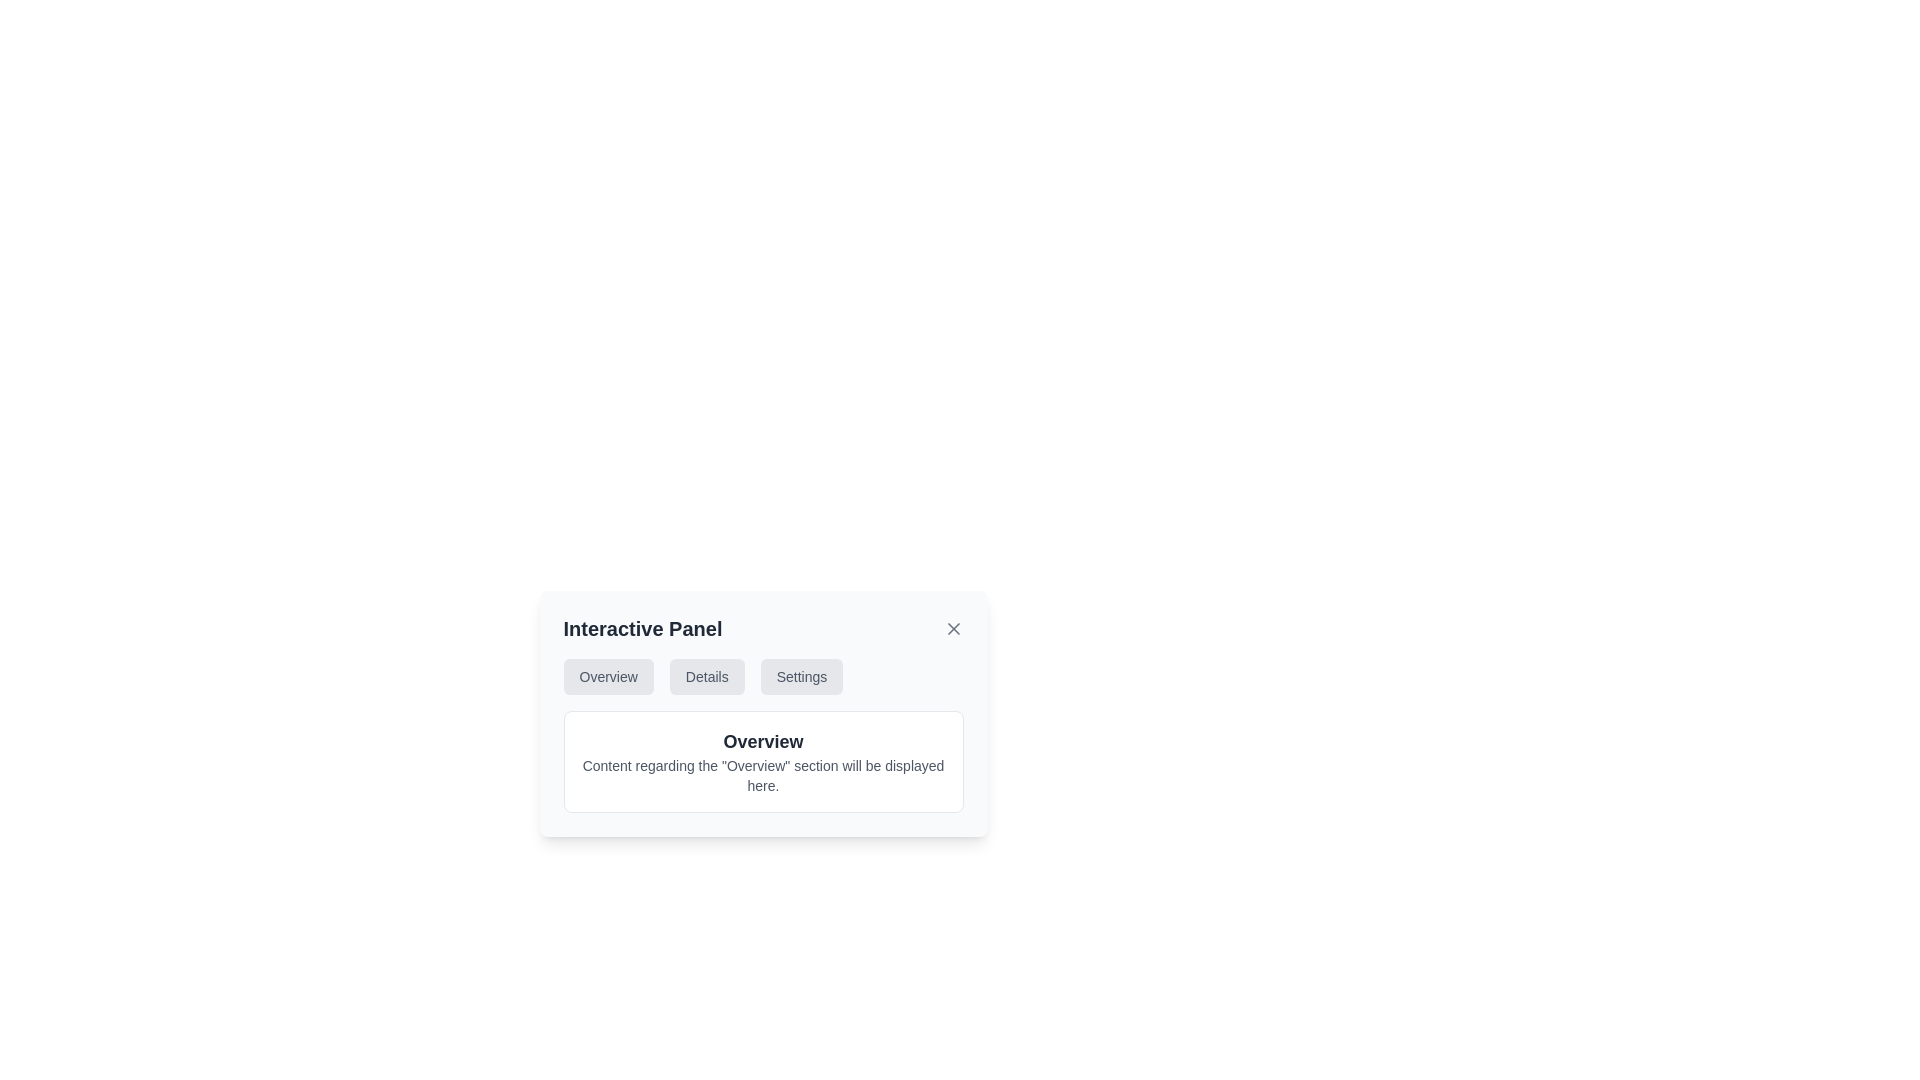 This screenshot has height=1080, width=1920. Describe the element at coordinates (801, 676) in the screenshot. I see `the third button in the horizontal group of navigation buttons` at that location.